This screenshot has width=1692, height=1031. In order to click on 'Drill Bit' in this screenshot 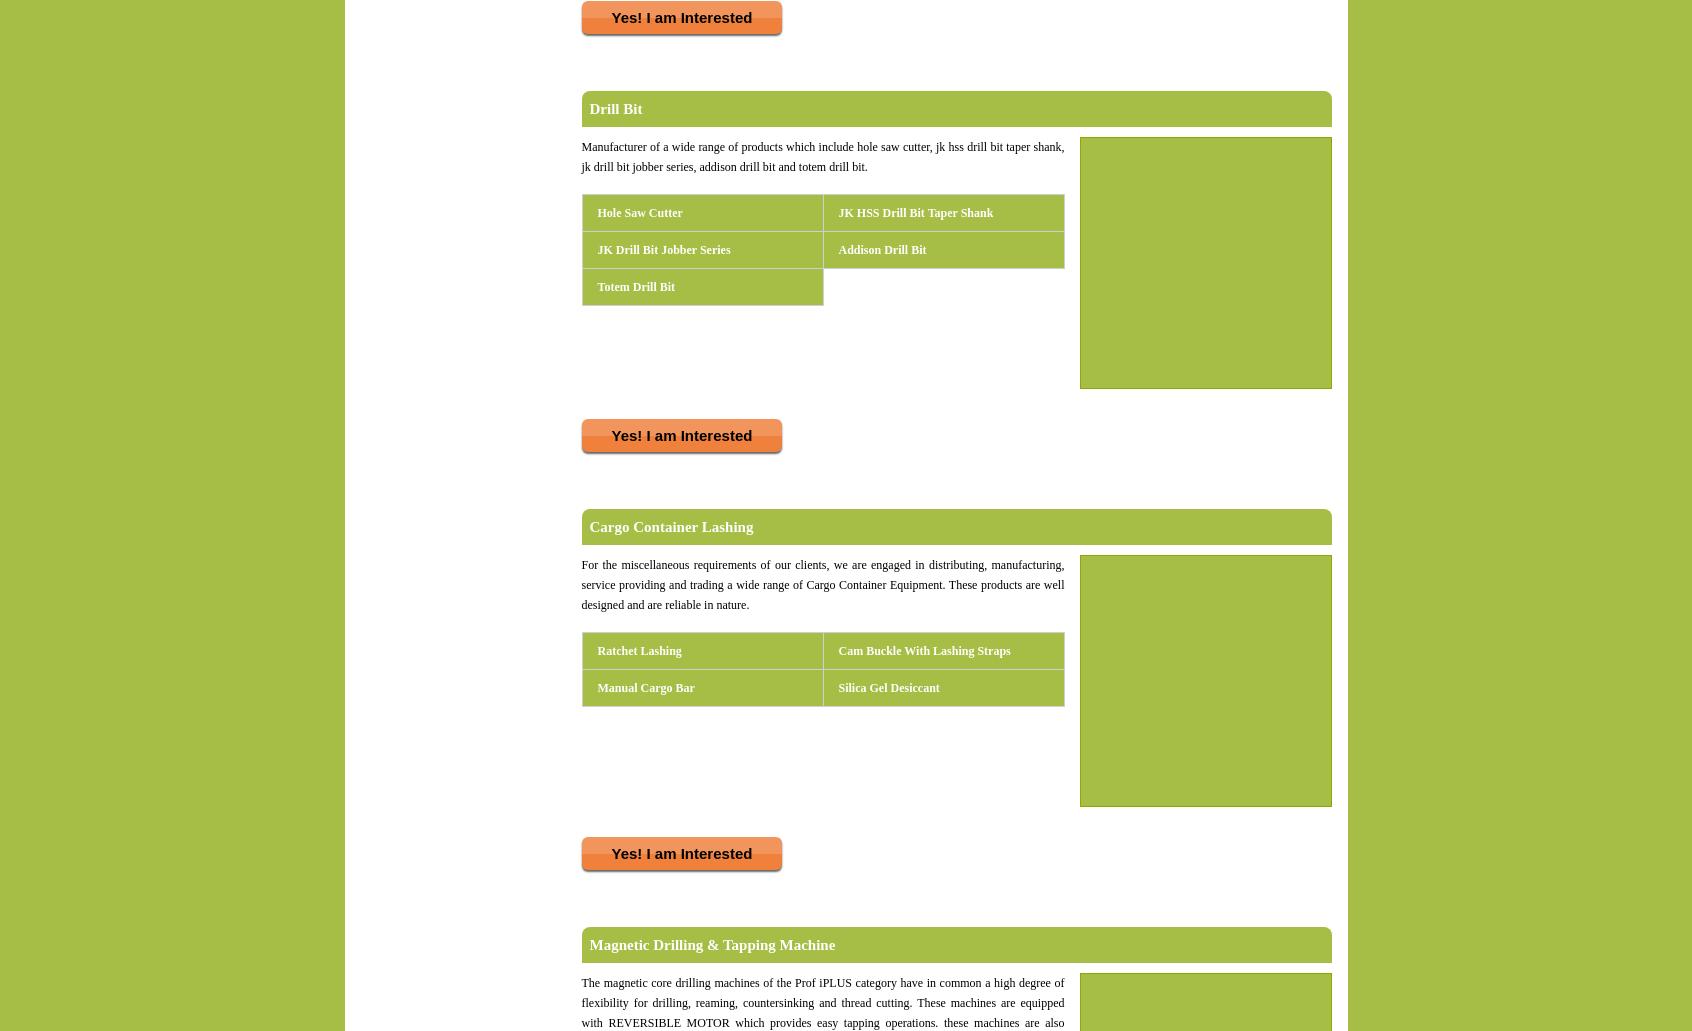, I will do `click(614, 107)`.